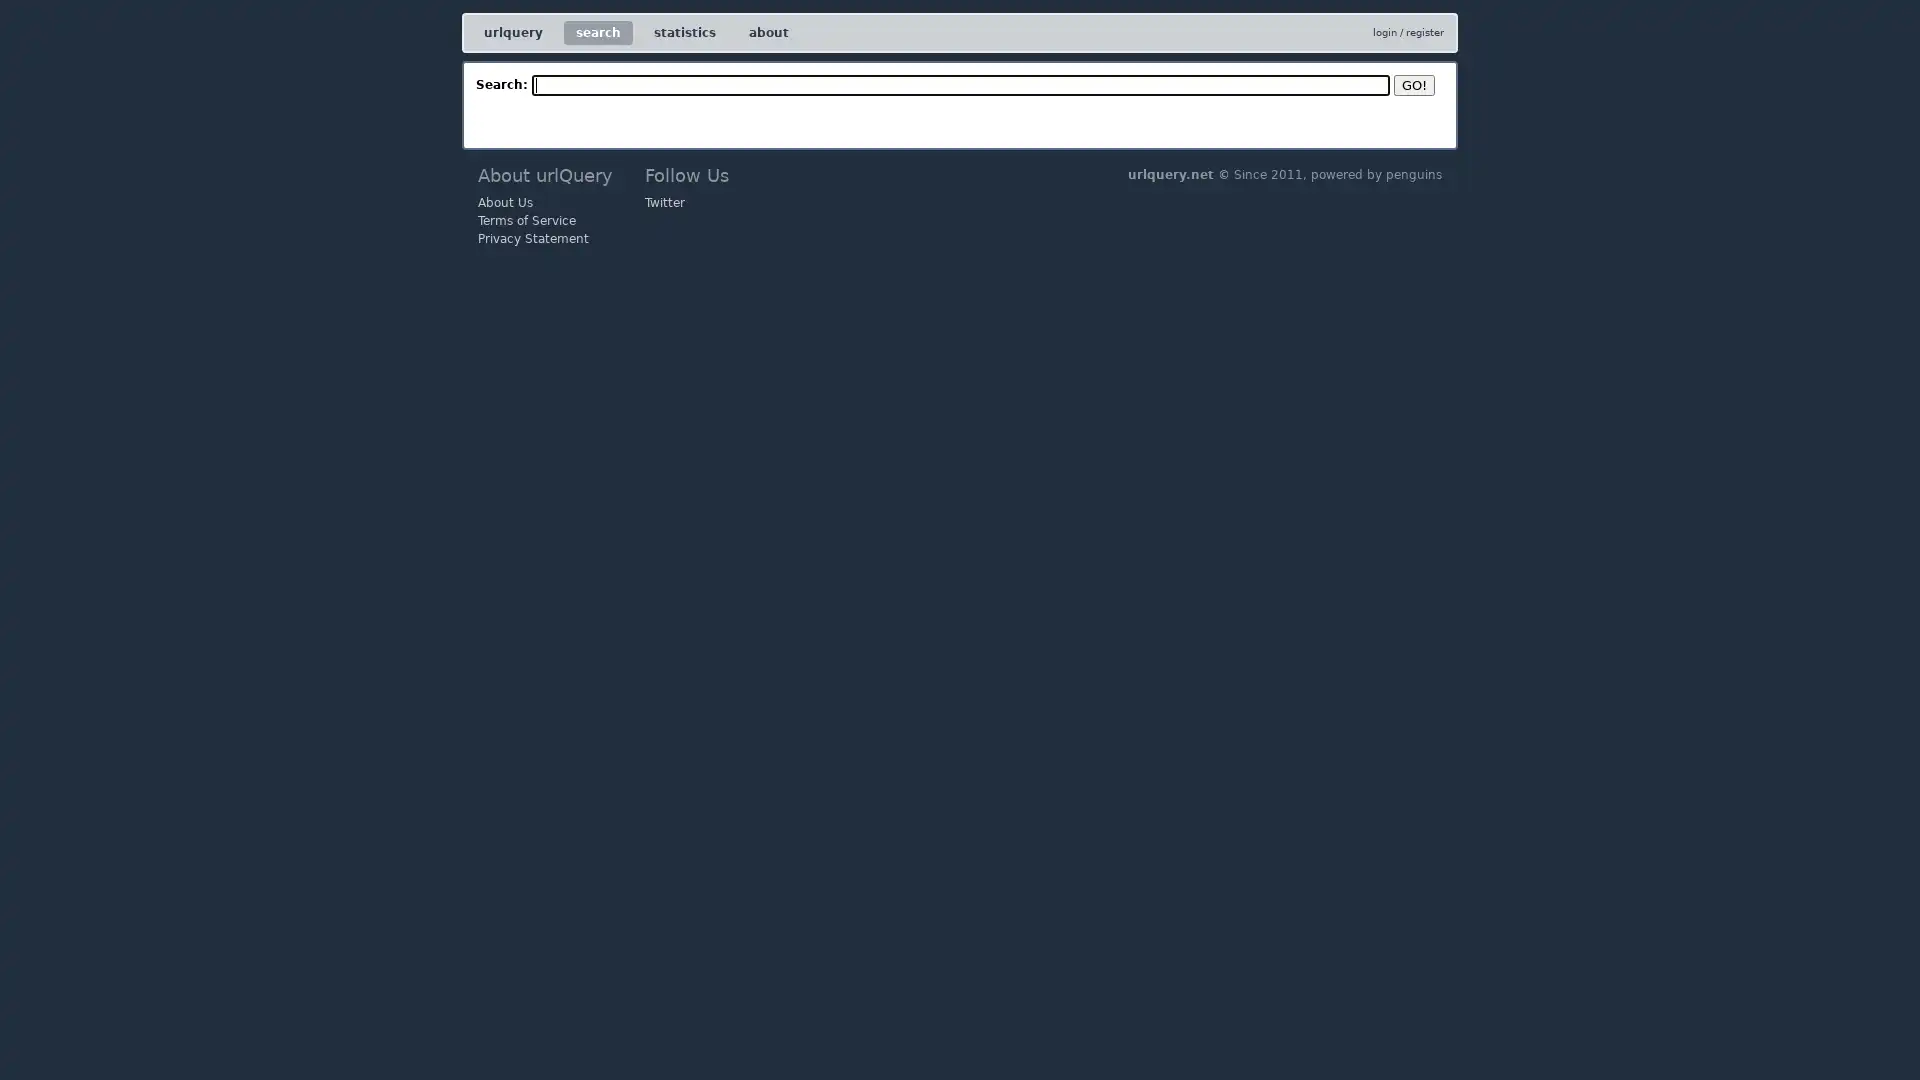 The image size is (1920, 1080). I want to click on GO!, so click(1413, 84).